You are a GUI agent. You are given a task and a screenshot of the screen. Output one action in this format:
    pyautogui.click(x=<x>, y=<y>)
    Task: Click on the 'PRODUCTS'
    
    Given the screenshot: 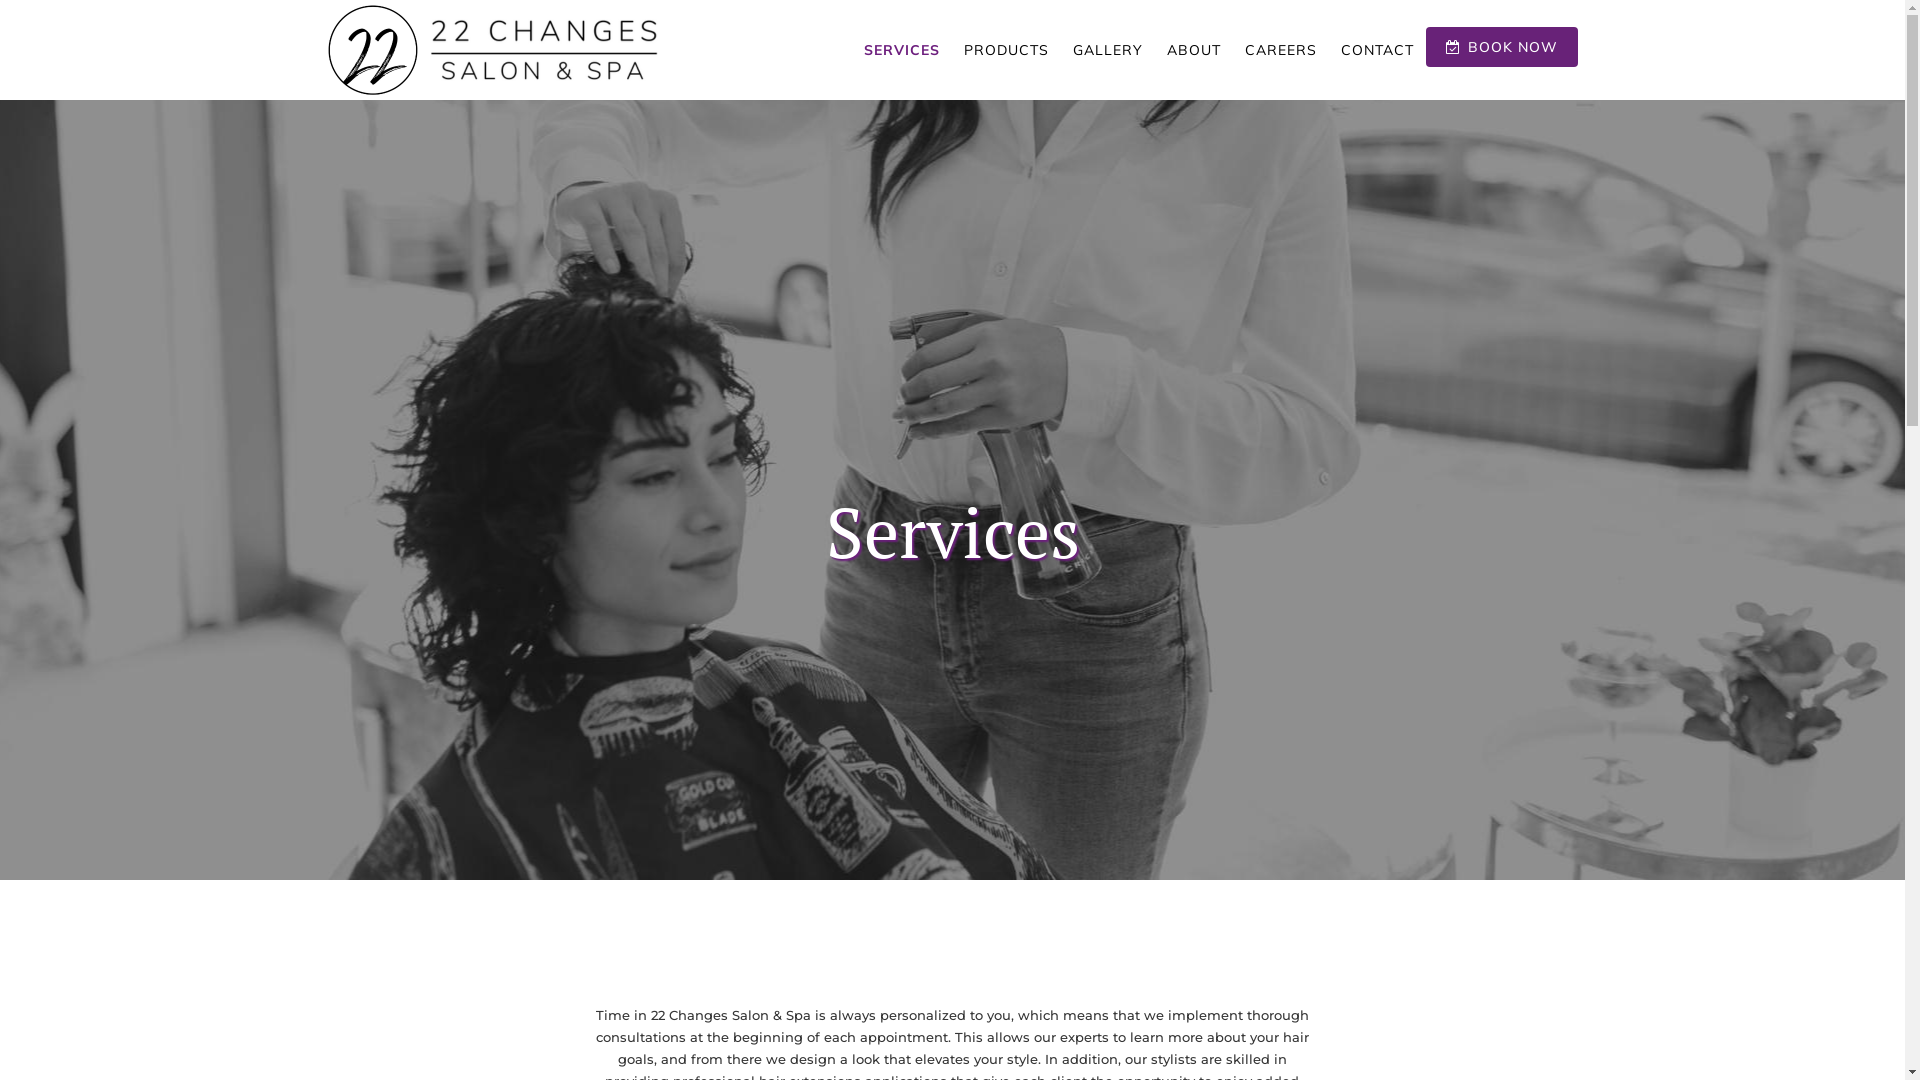 What is the action you would take?
    pyautogui.click(x=950, y=49)
    